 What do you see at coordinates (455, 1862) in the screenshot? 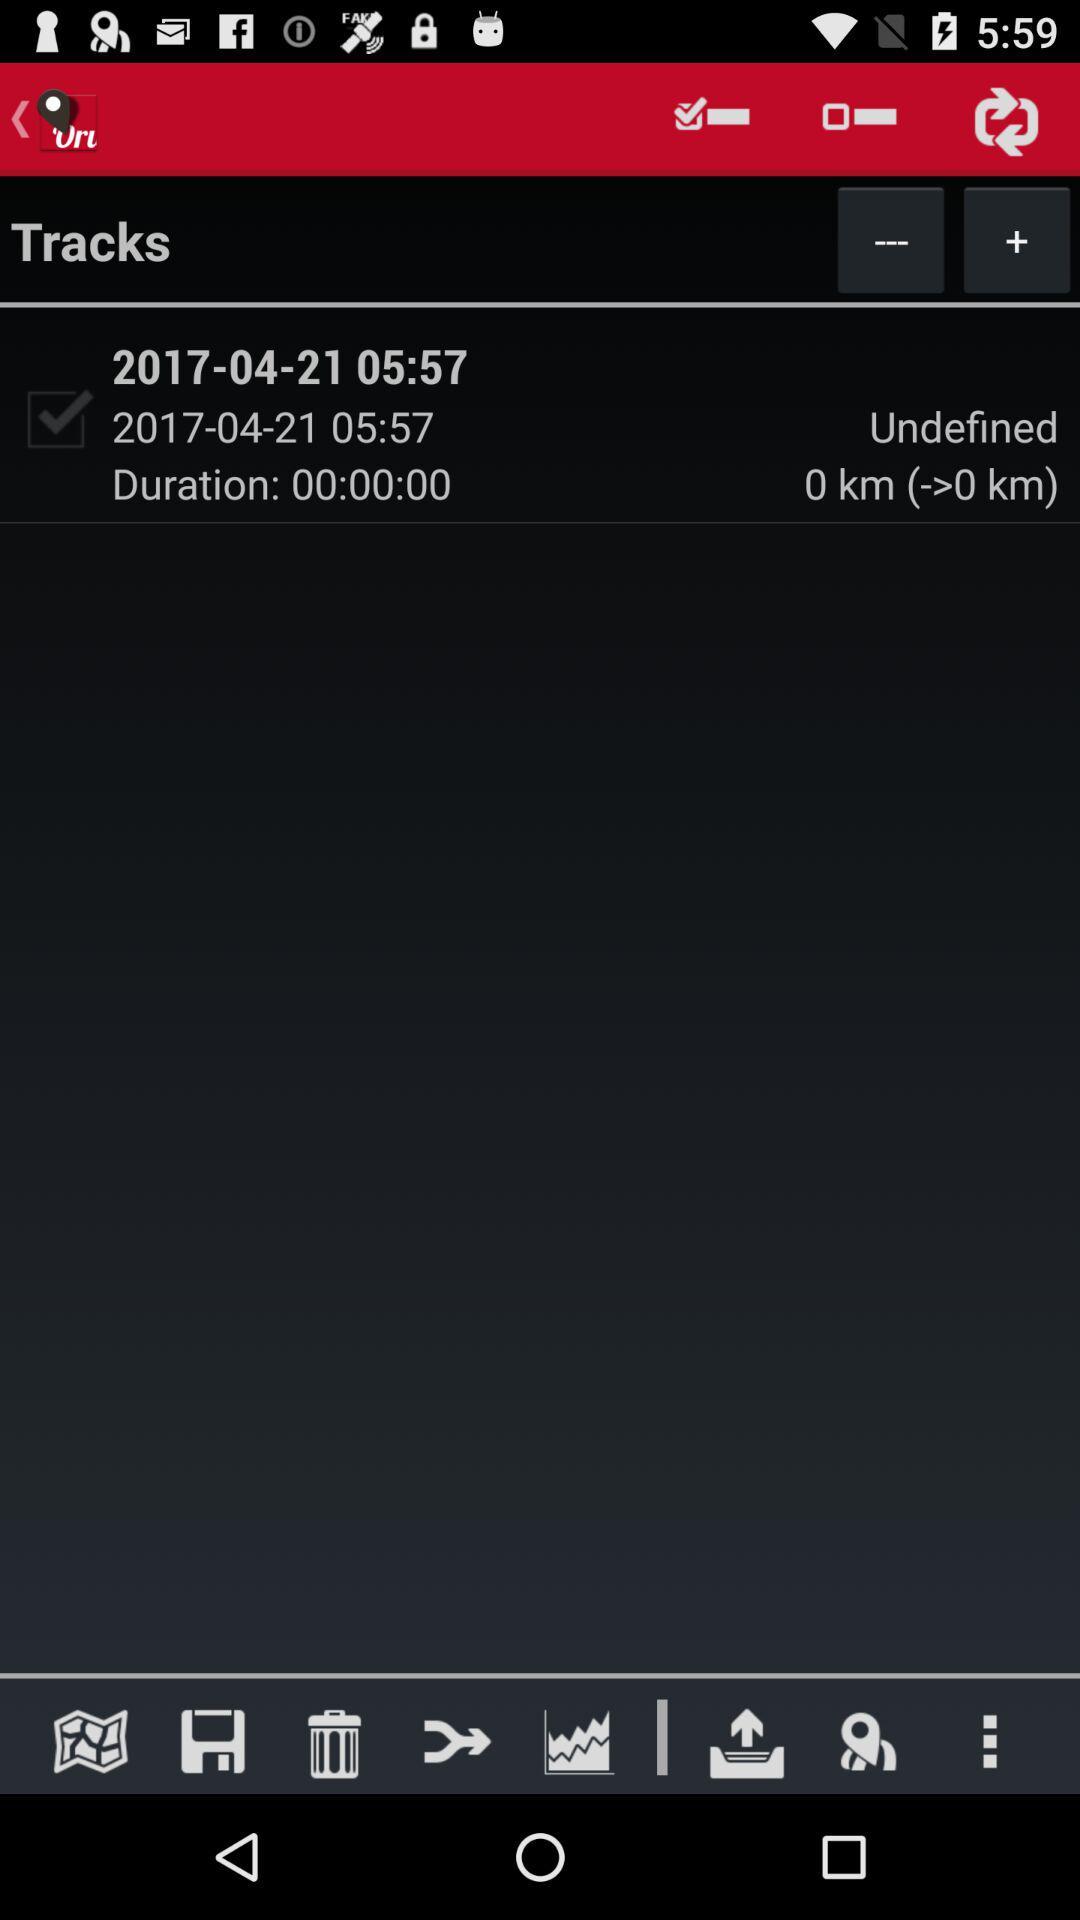
I see `the av_forward icon` at bounding box center [455, 1862].